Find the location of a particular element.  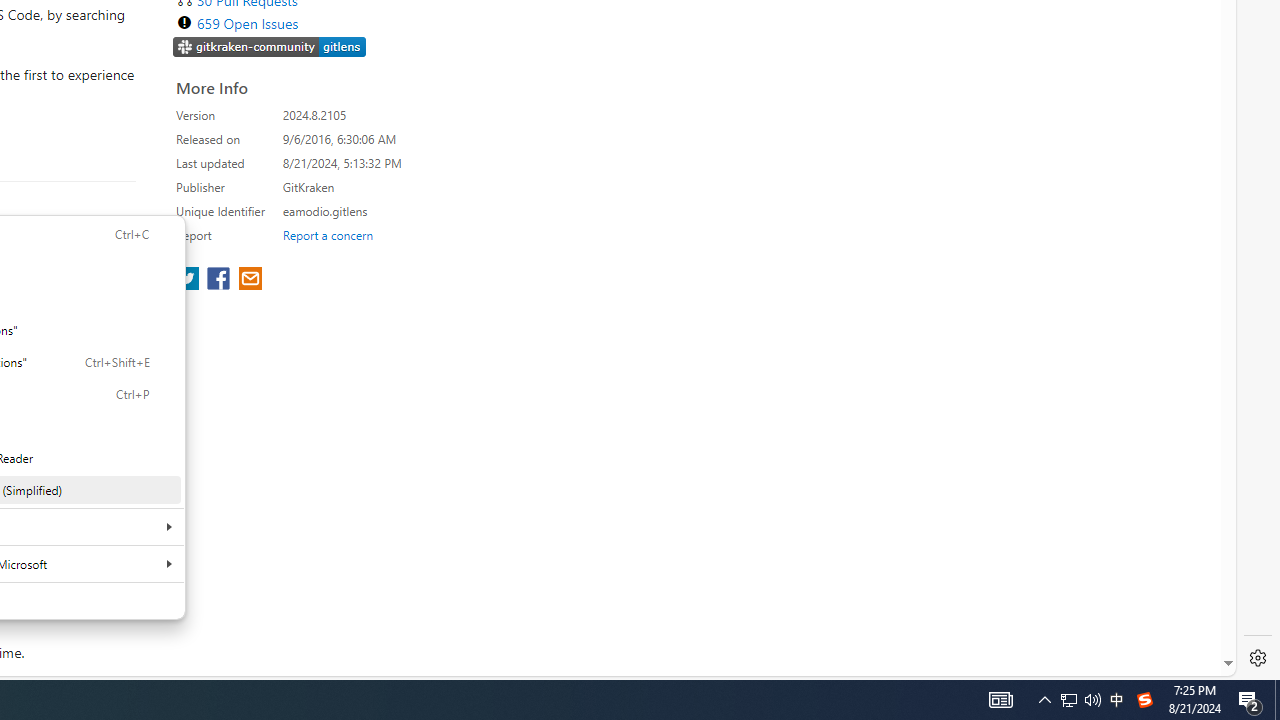

'https://slack.gitkraken.com//' is located at coordinates (269, 47).